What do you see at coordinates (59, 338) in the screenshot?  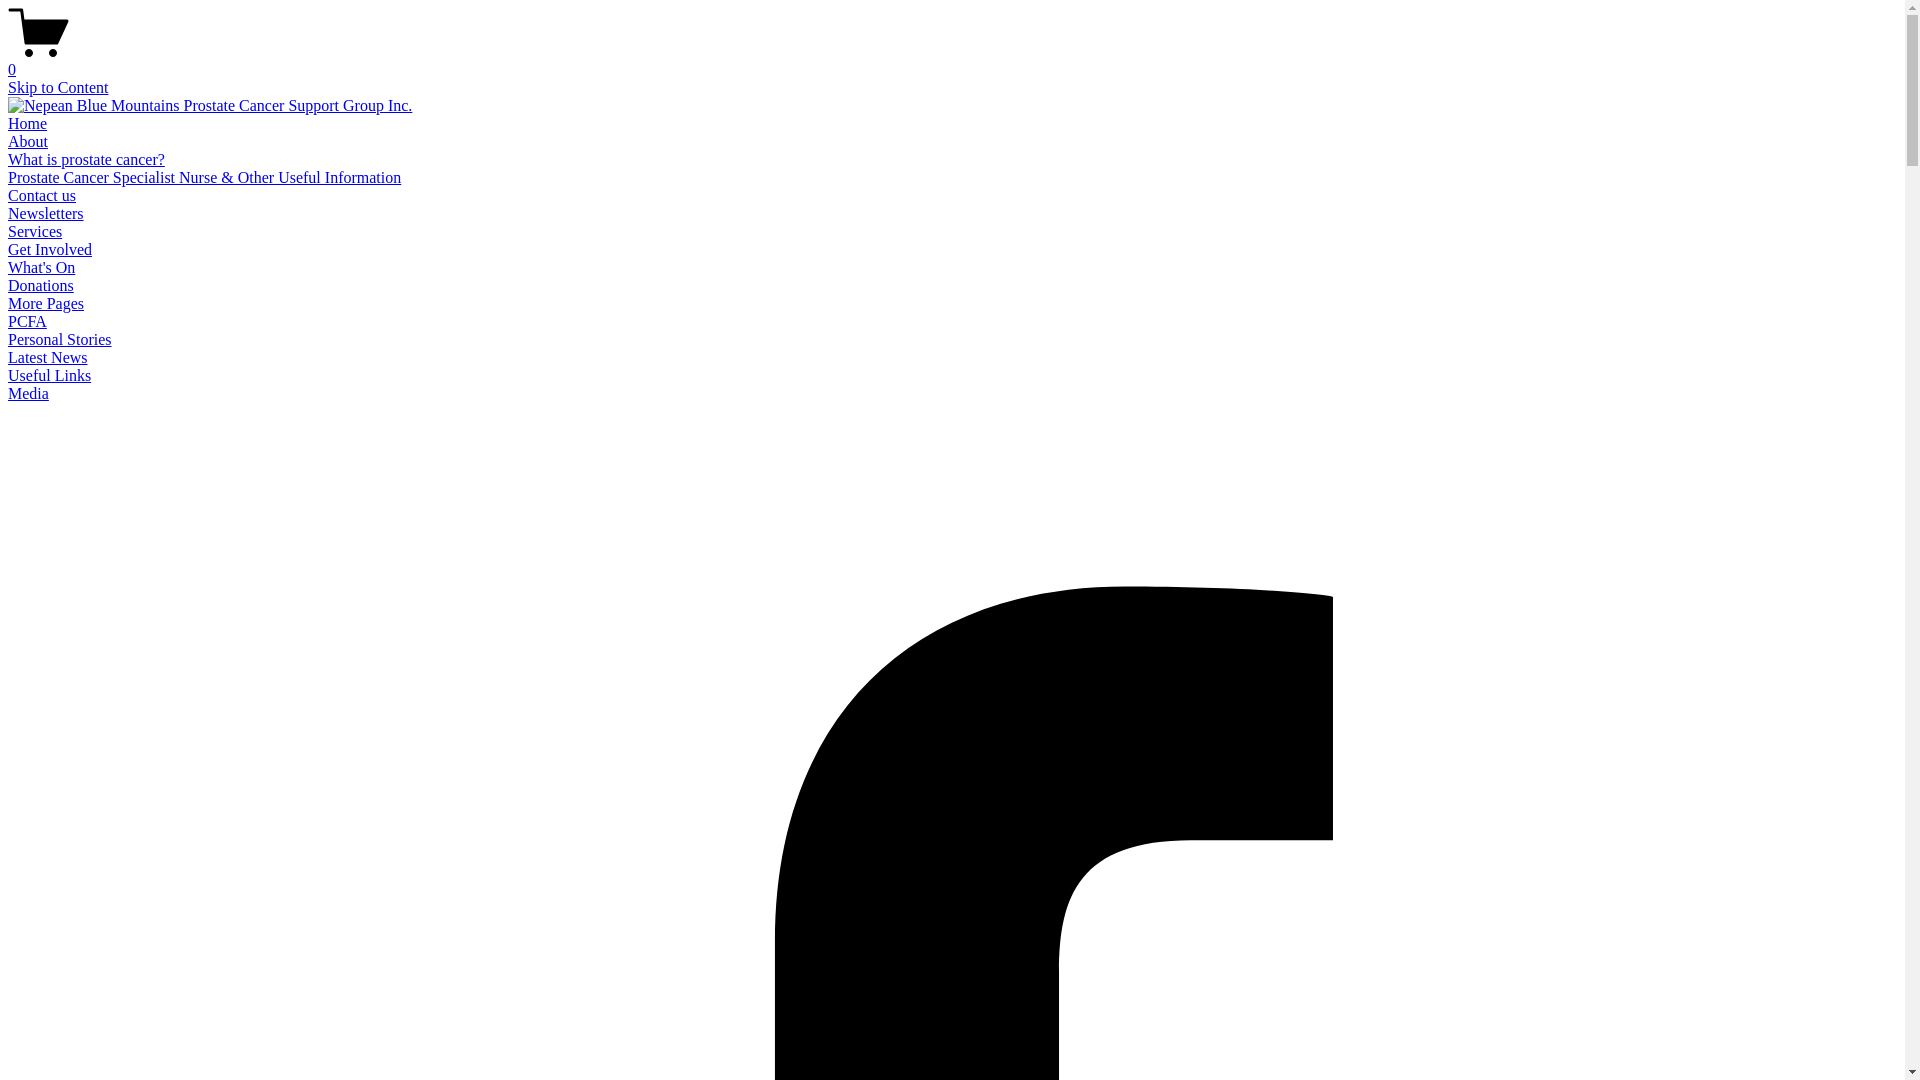 I see `'Personal Stories'` at bounding box center [59, 338].